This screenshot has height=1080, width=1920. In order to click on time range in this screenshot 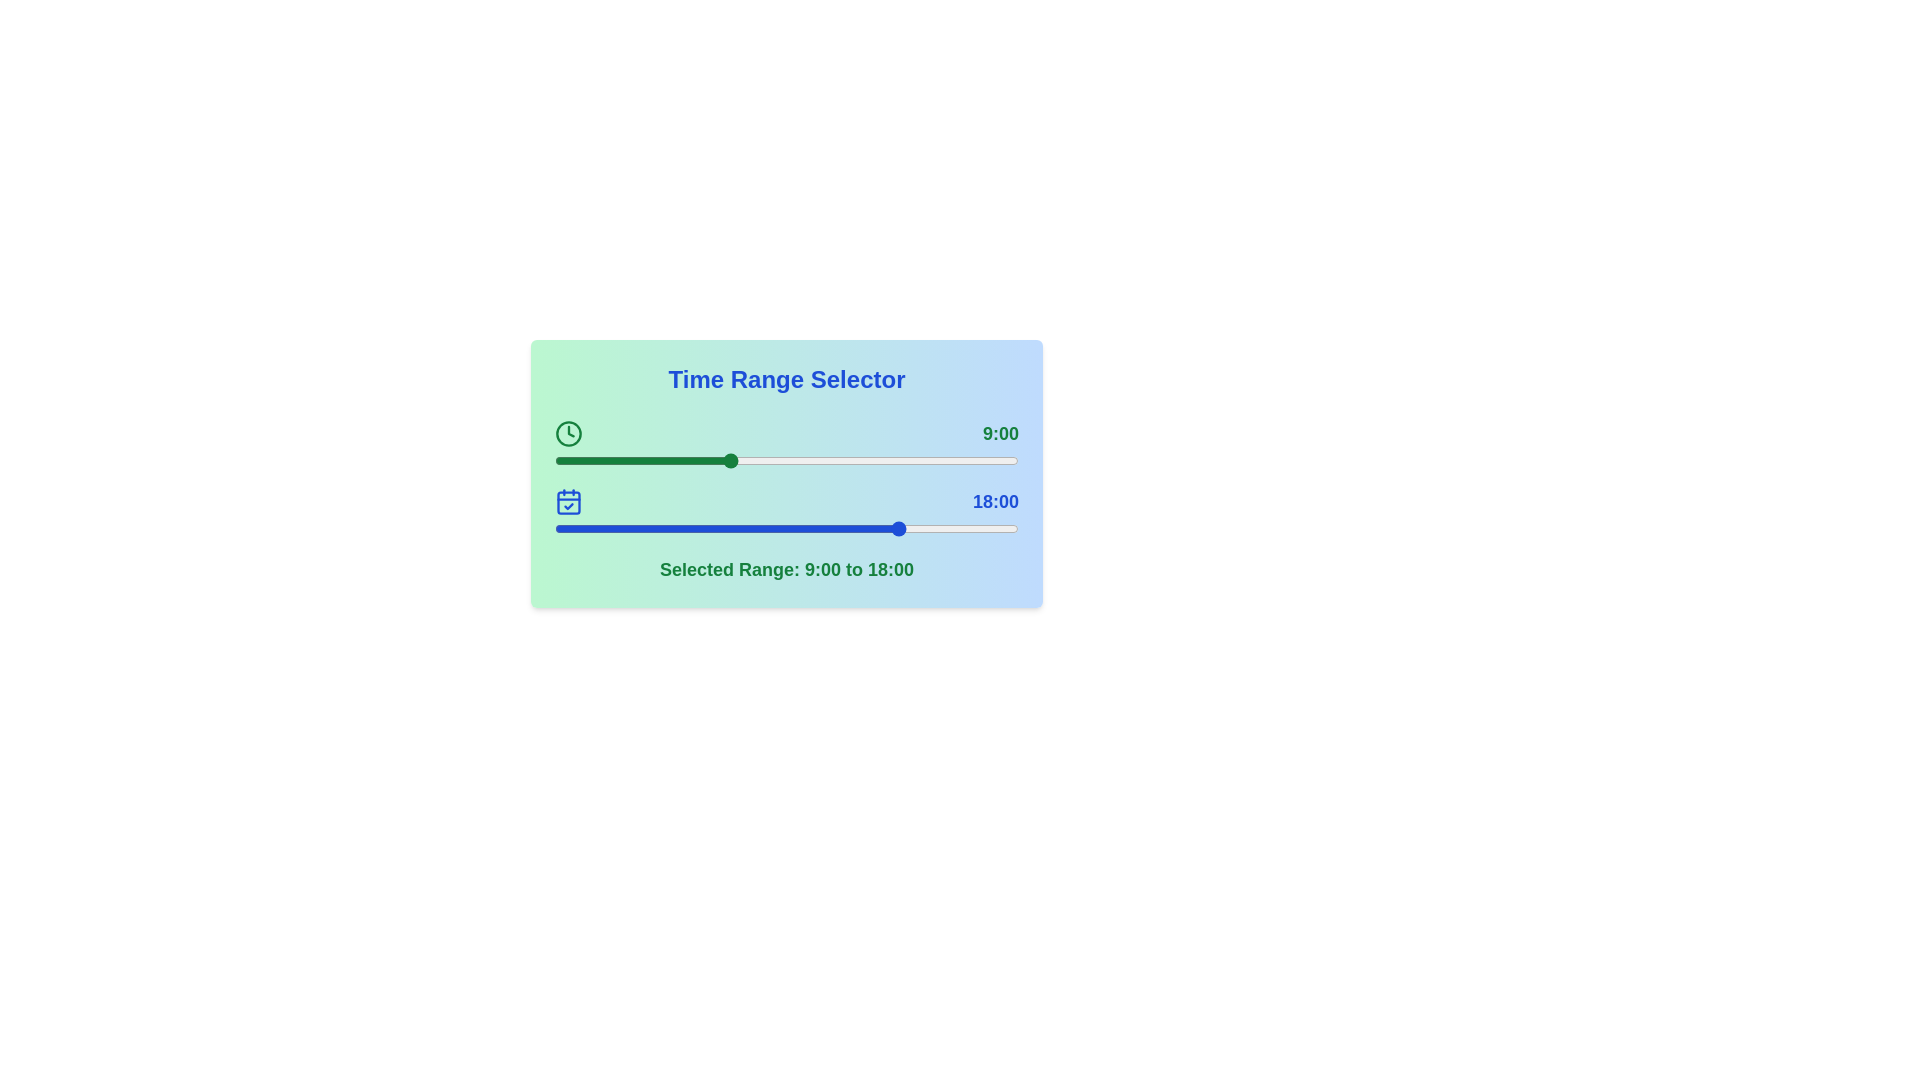, I will do `click(651, 527)`.